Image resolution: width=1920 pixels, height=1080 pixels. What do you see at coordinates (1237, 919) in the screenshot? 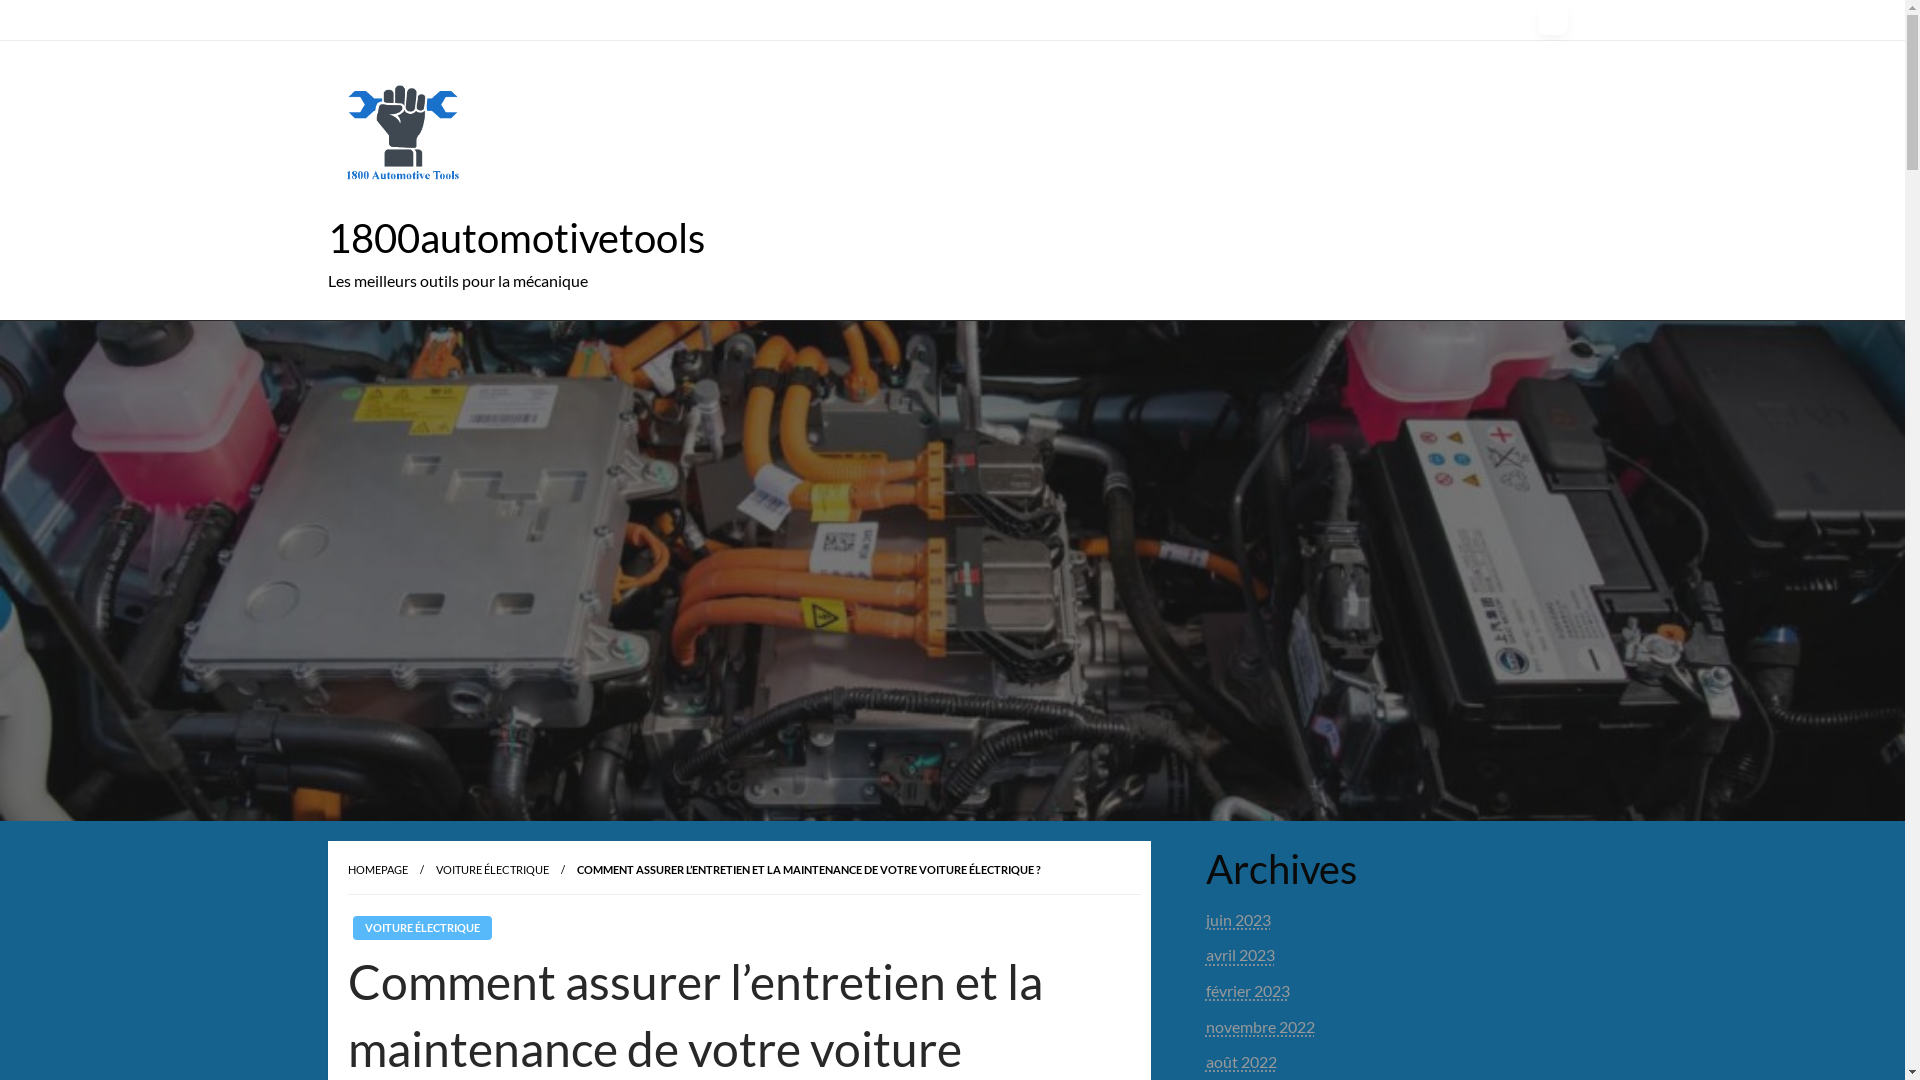
I see `'juin 2023'` at bounding box center [1237, 919].